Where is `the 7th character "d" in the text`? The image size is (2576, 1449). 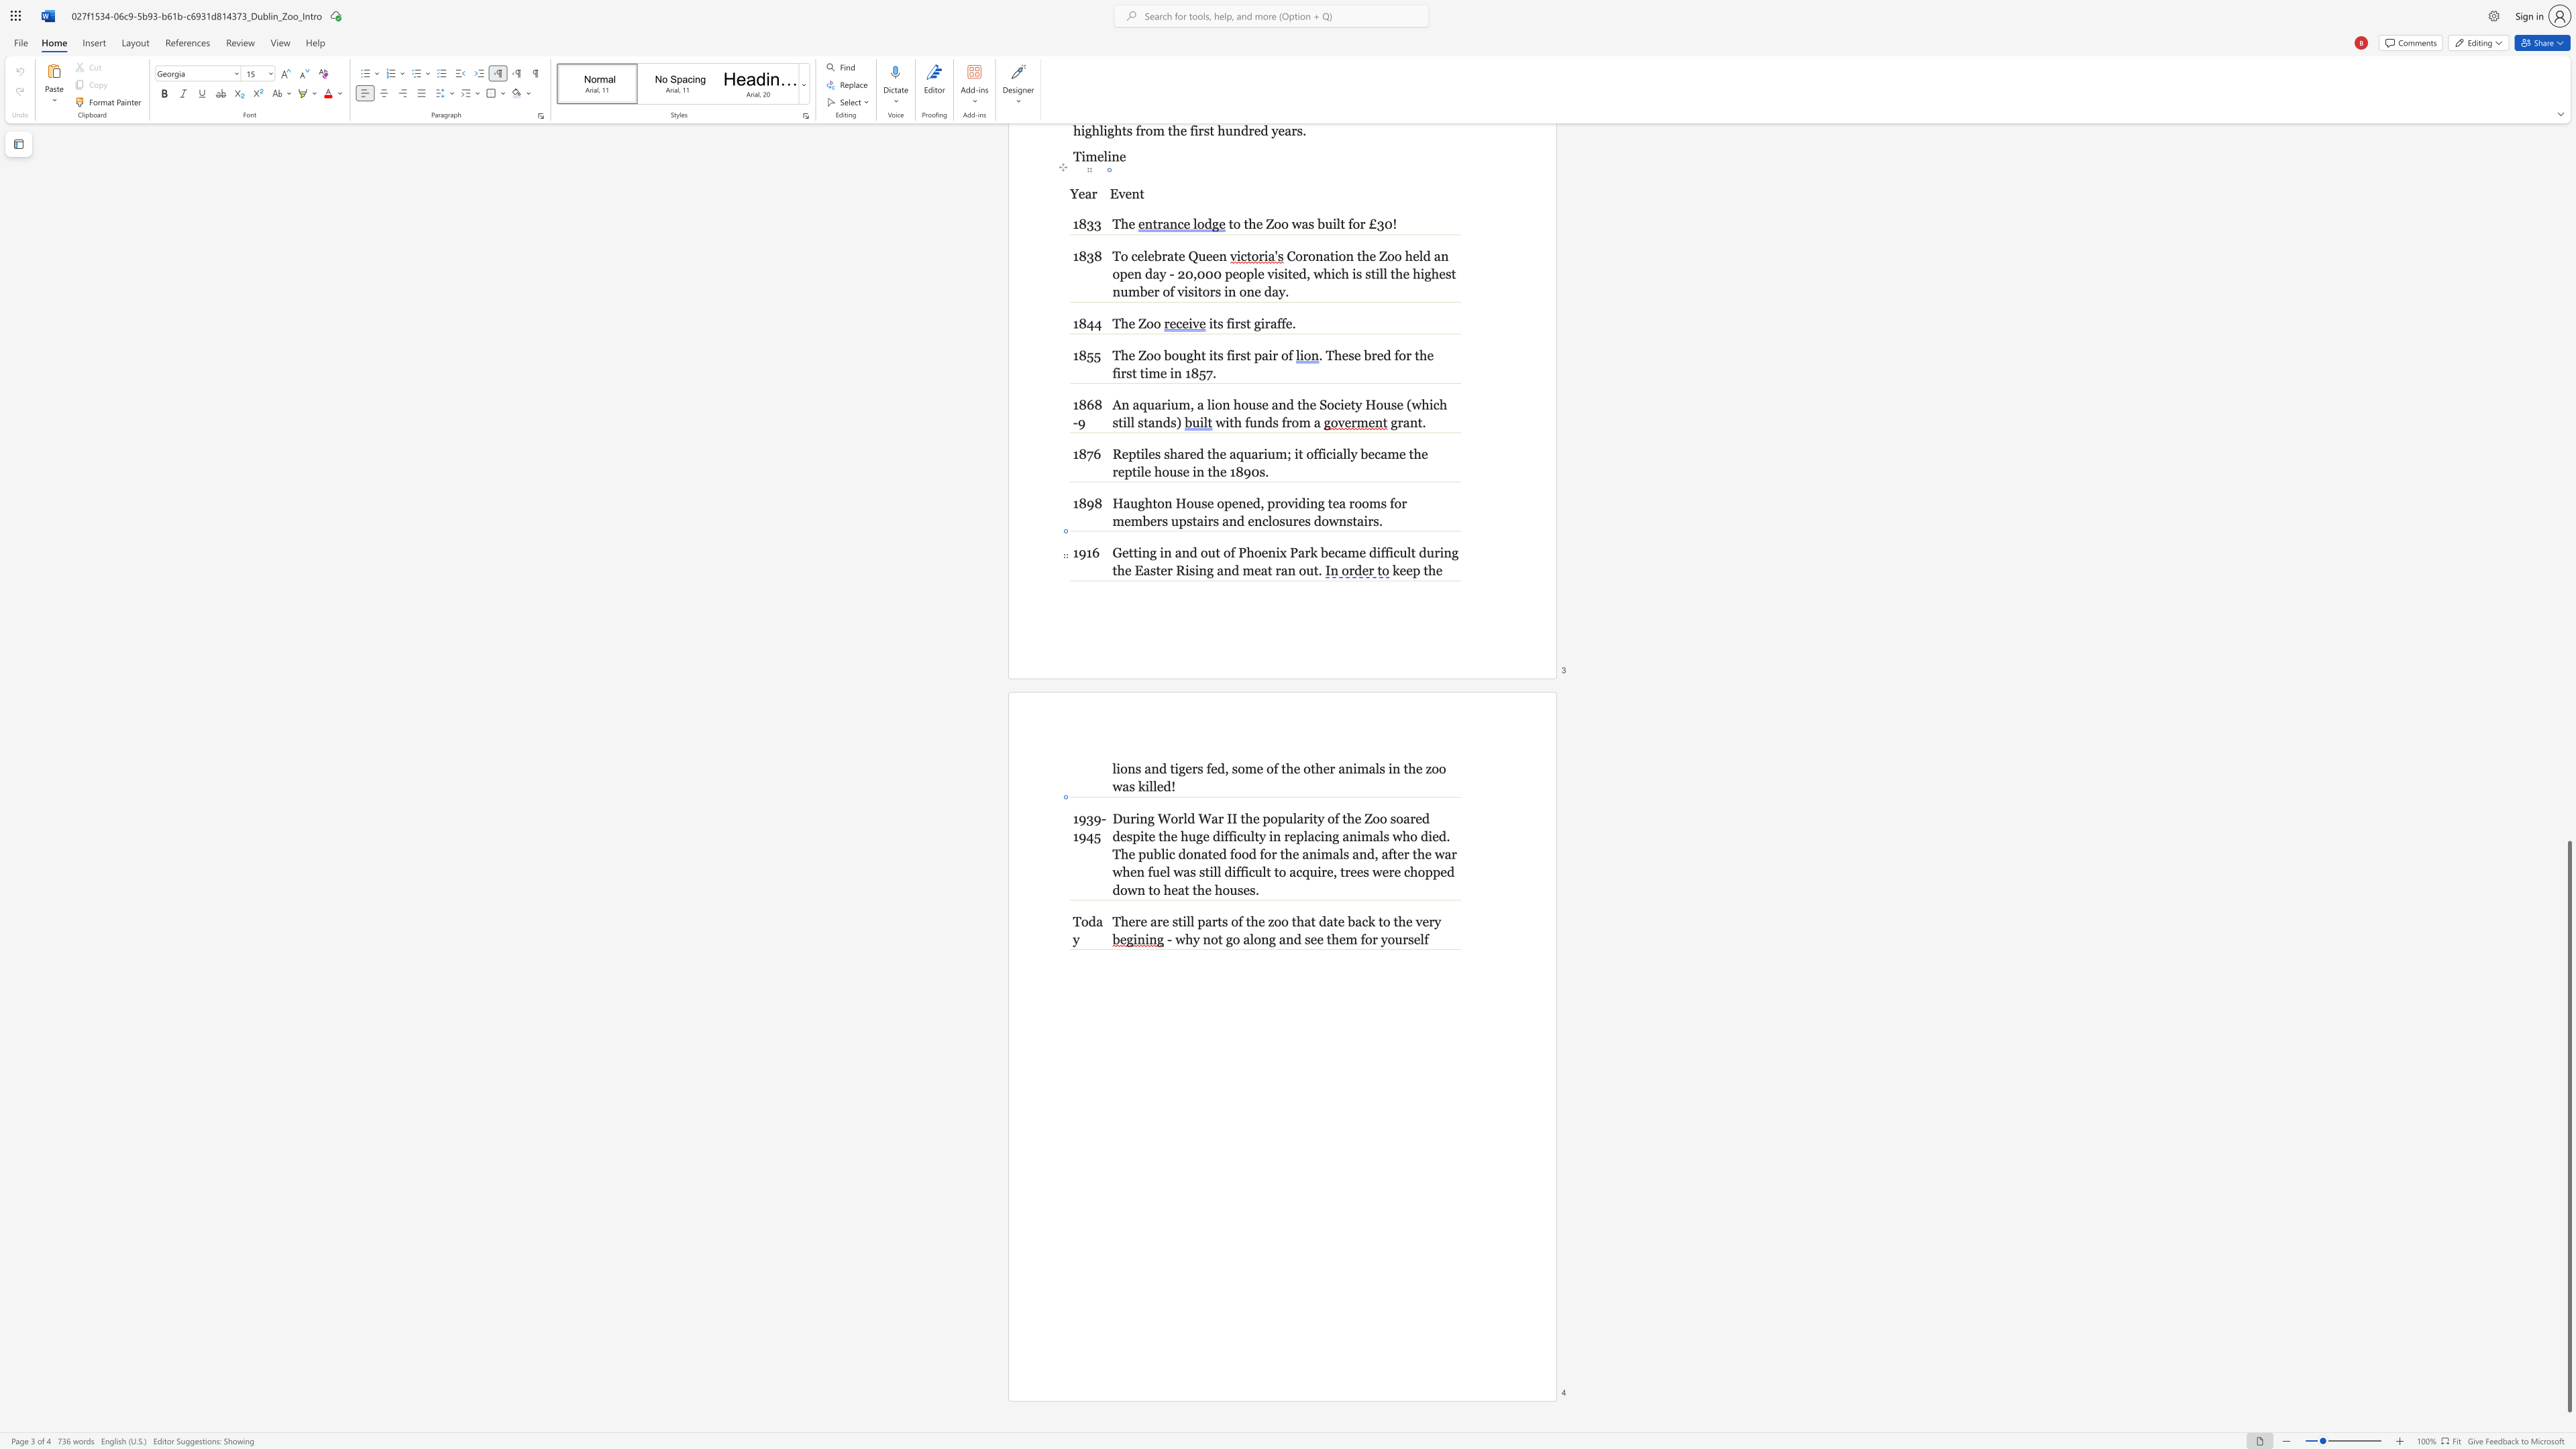
the 7th character "d" in the text is located at coordinates (1181, 854).